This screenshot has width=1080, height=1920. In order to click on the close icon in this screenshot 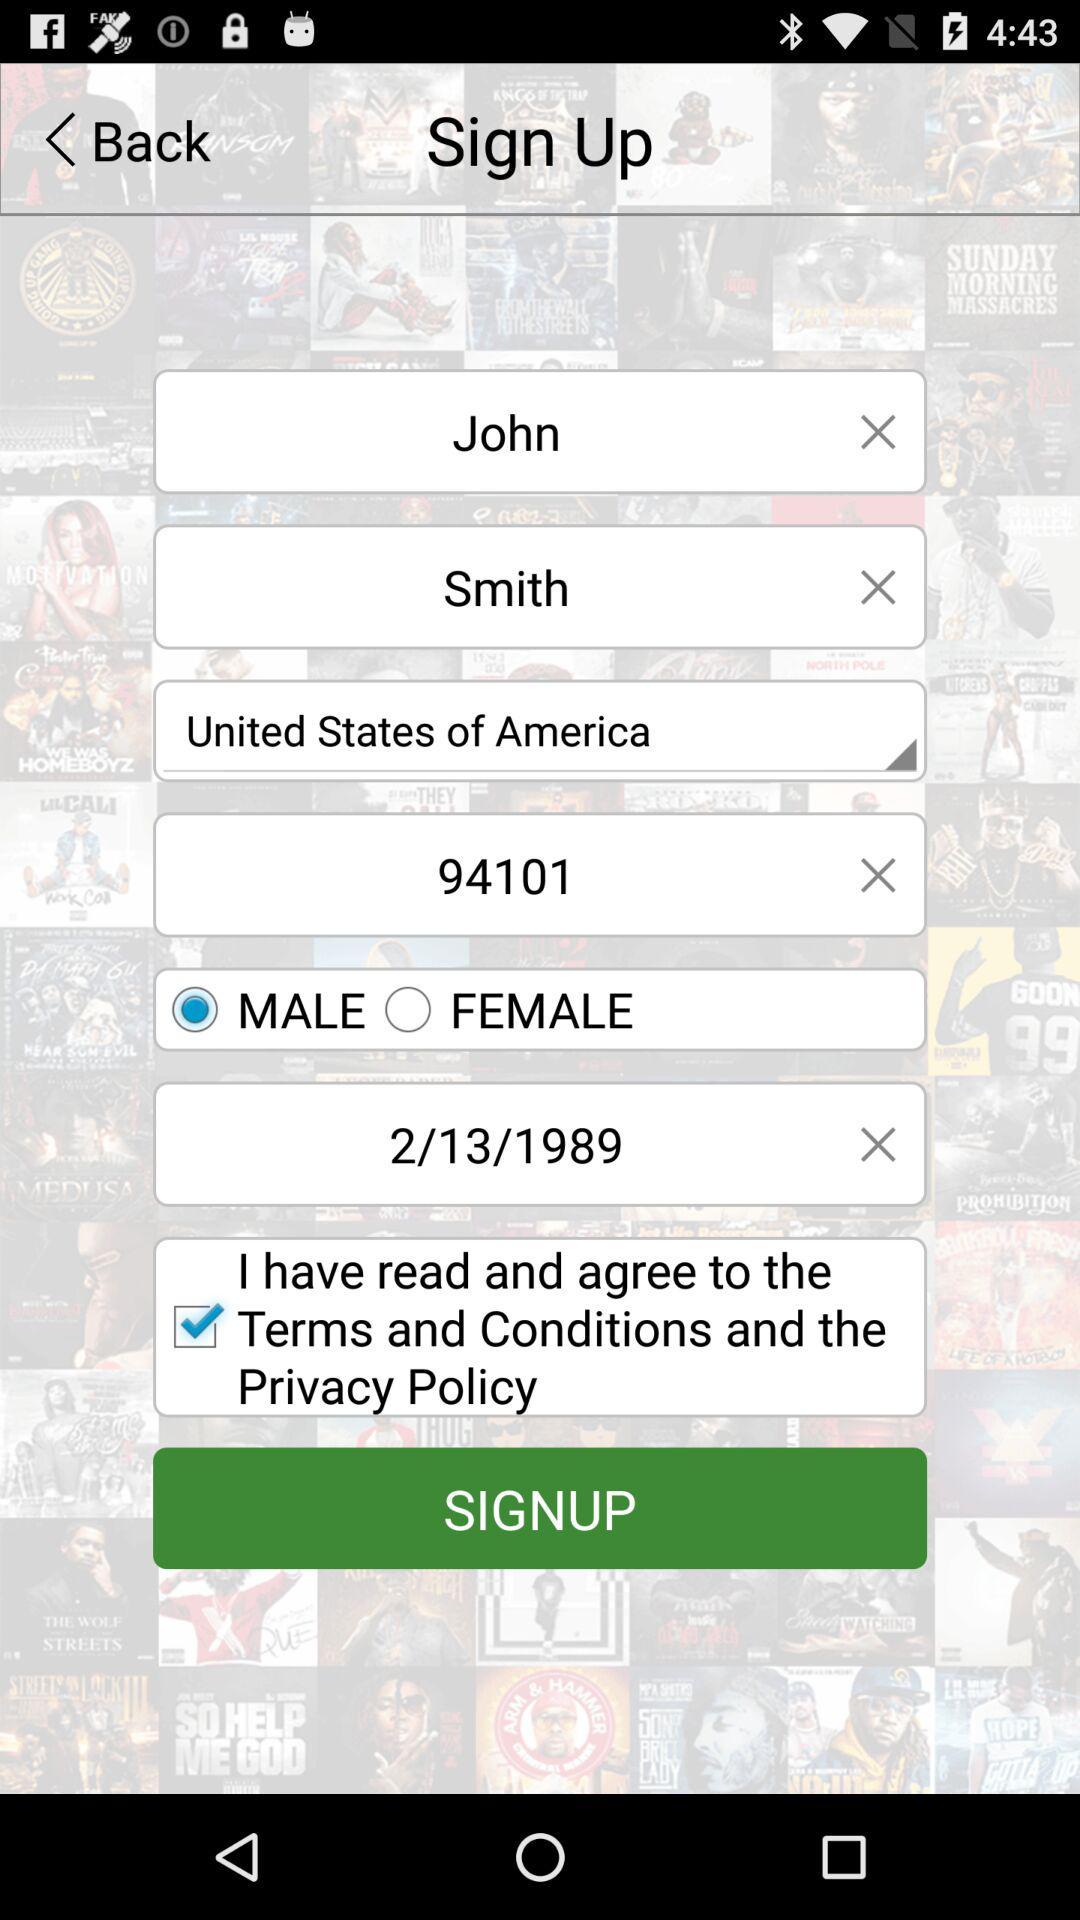, I will do `click(877, 627)`.